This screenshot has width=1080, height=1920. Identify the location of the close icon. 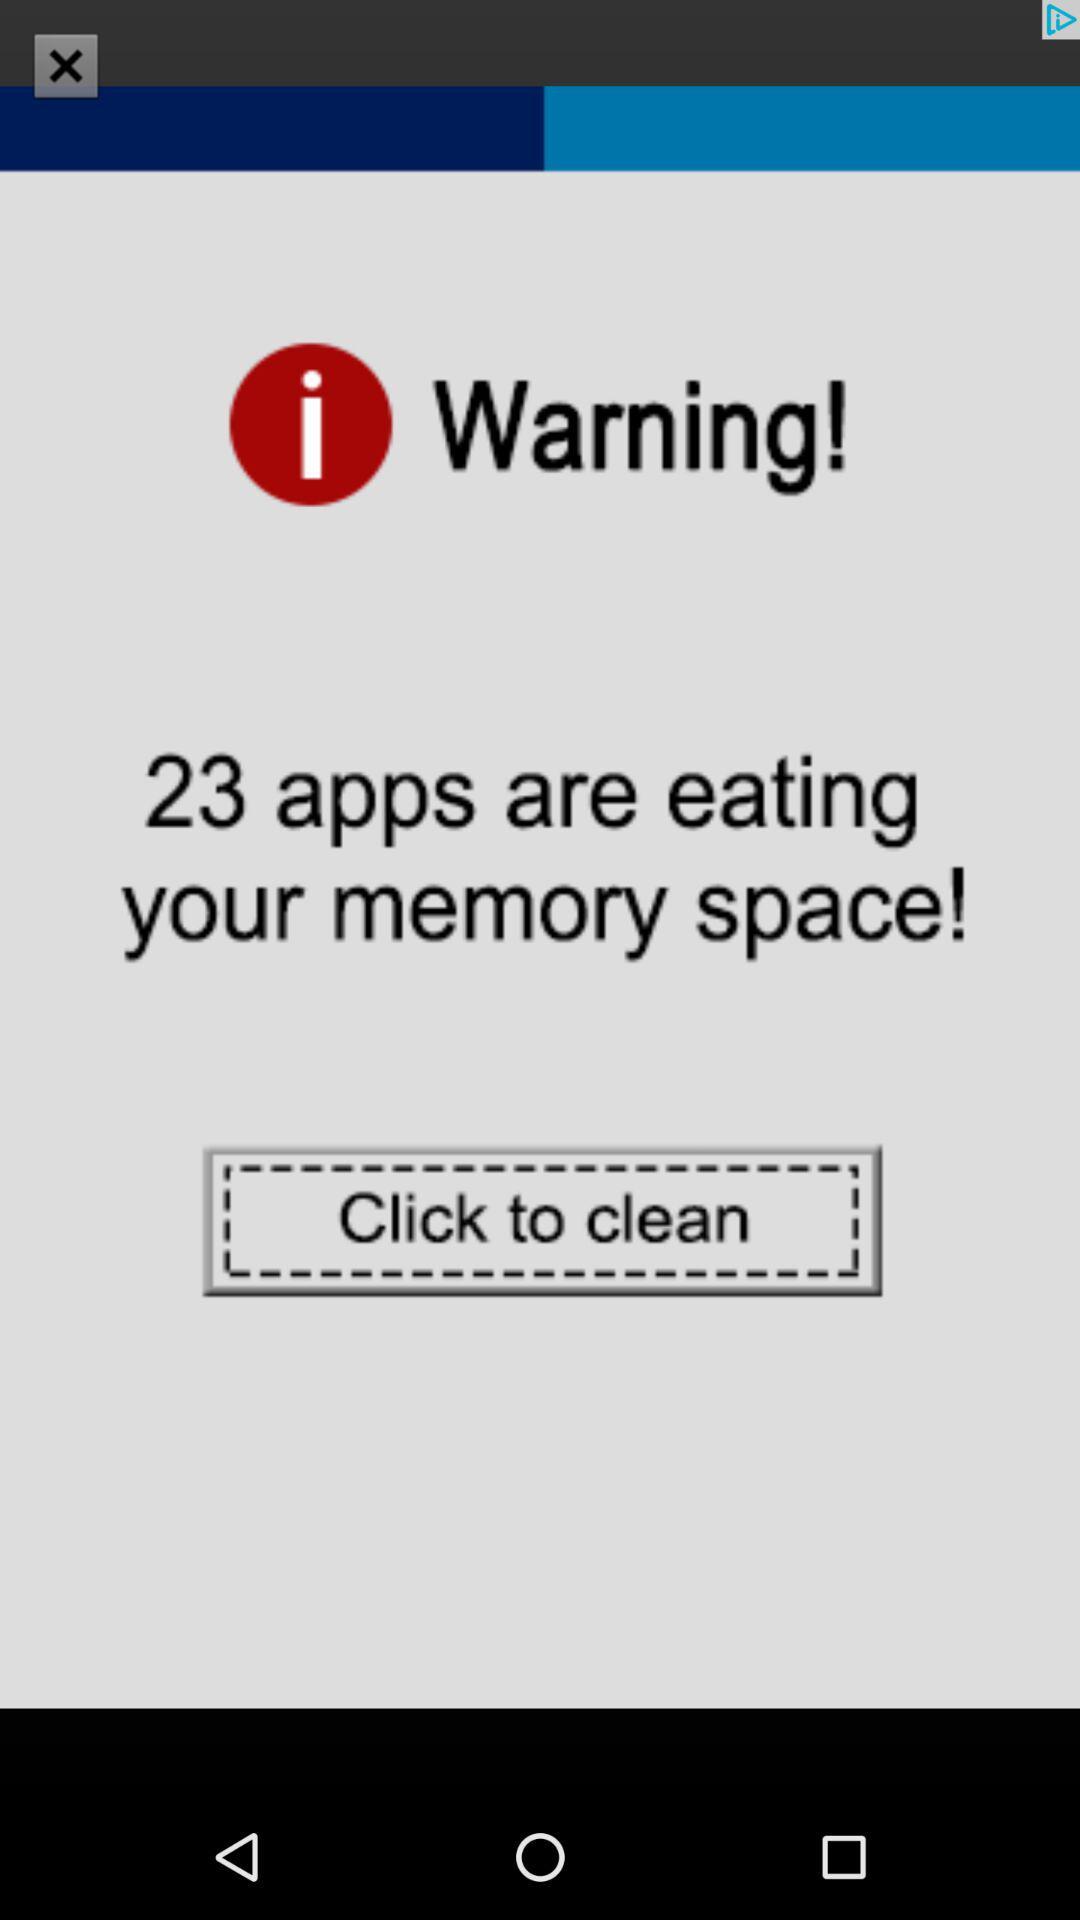
(64, 70).